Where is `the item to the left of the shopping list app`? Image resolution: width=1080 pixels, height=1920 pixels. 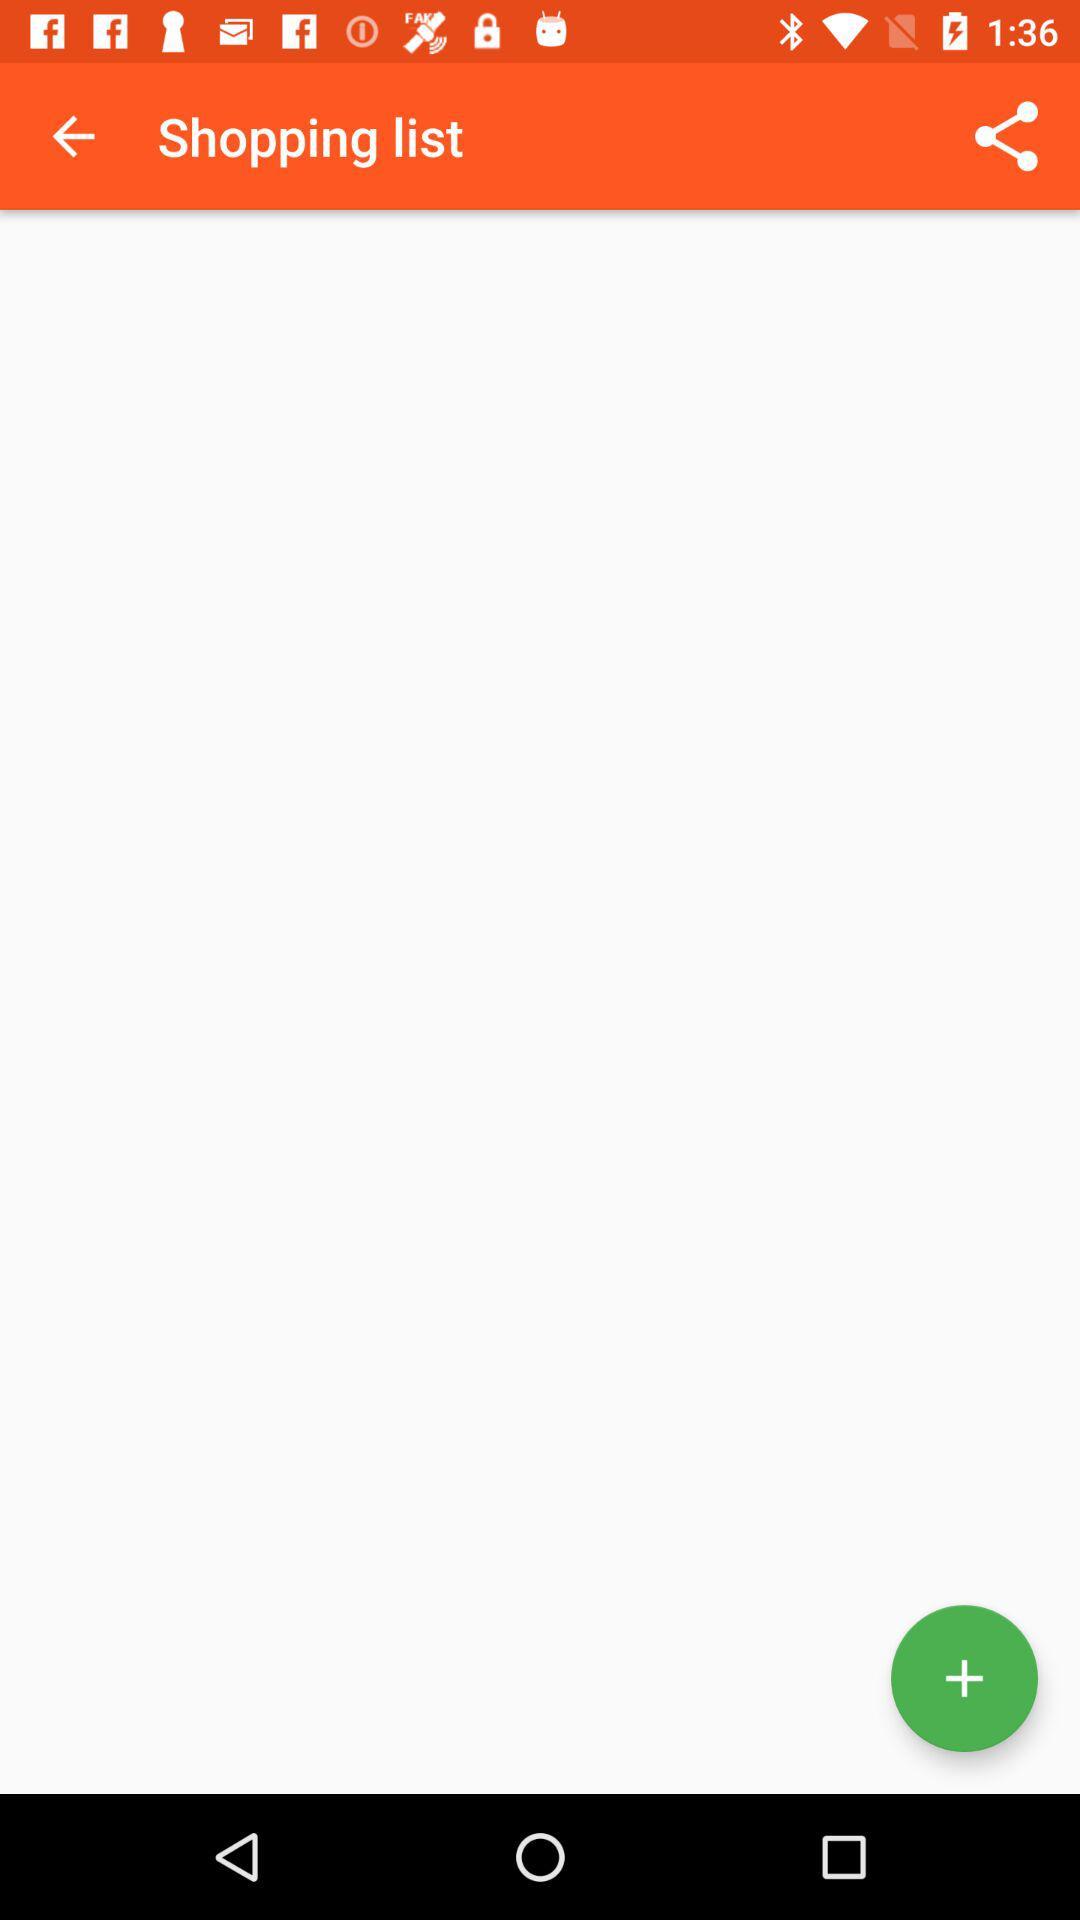
the item to the left of the shopping list app is located at coordinates (72, 135).